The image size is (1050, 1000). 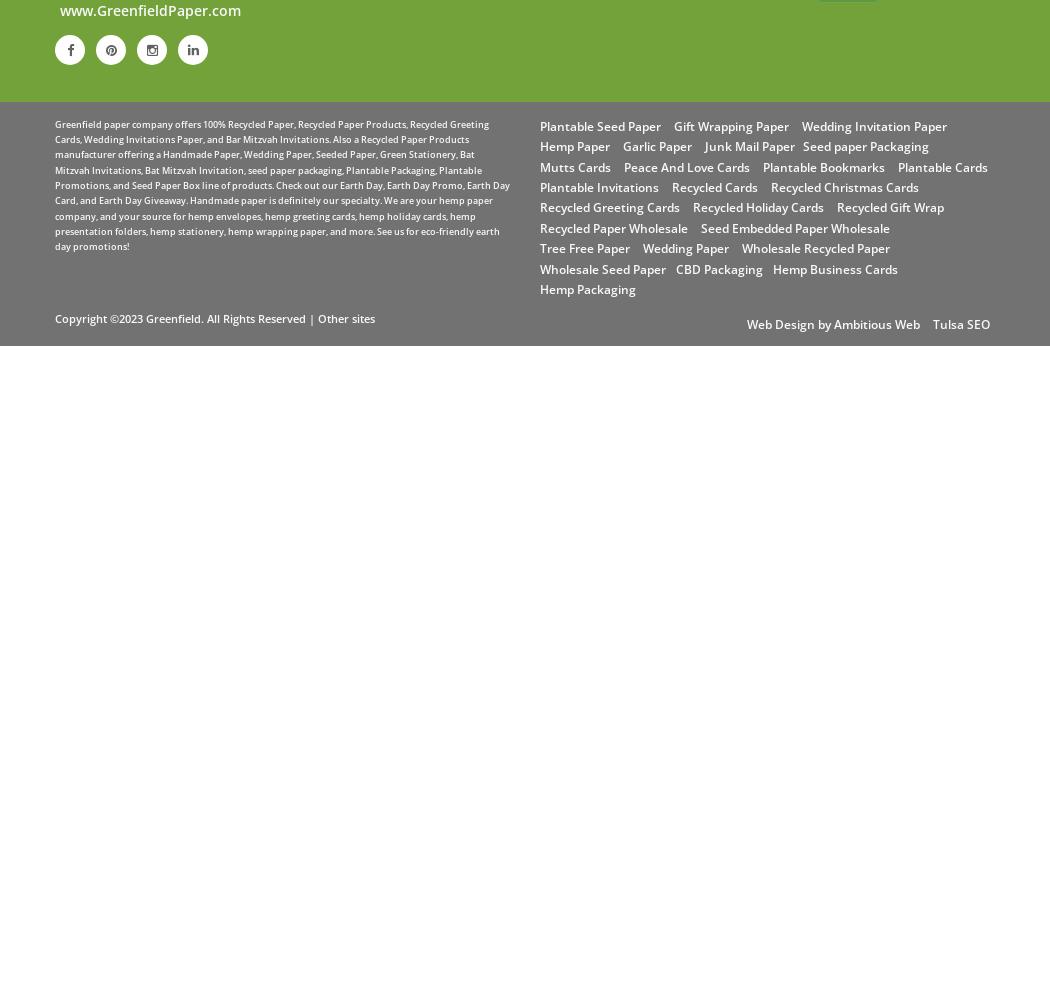 What do you see at coordinates (583, 247) in the screenshot?
I see `'Tree Free Paper'` at bounding box center [583, 247].